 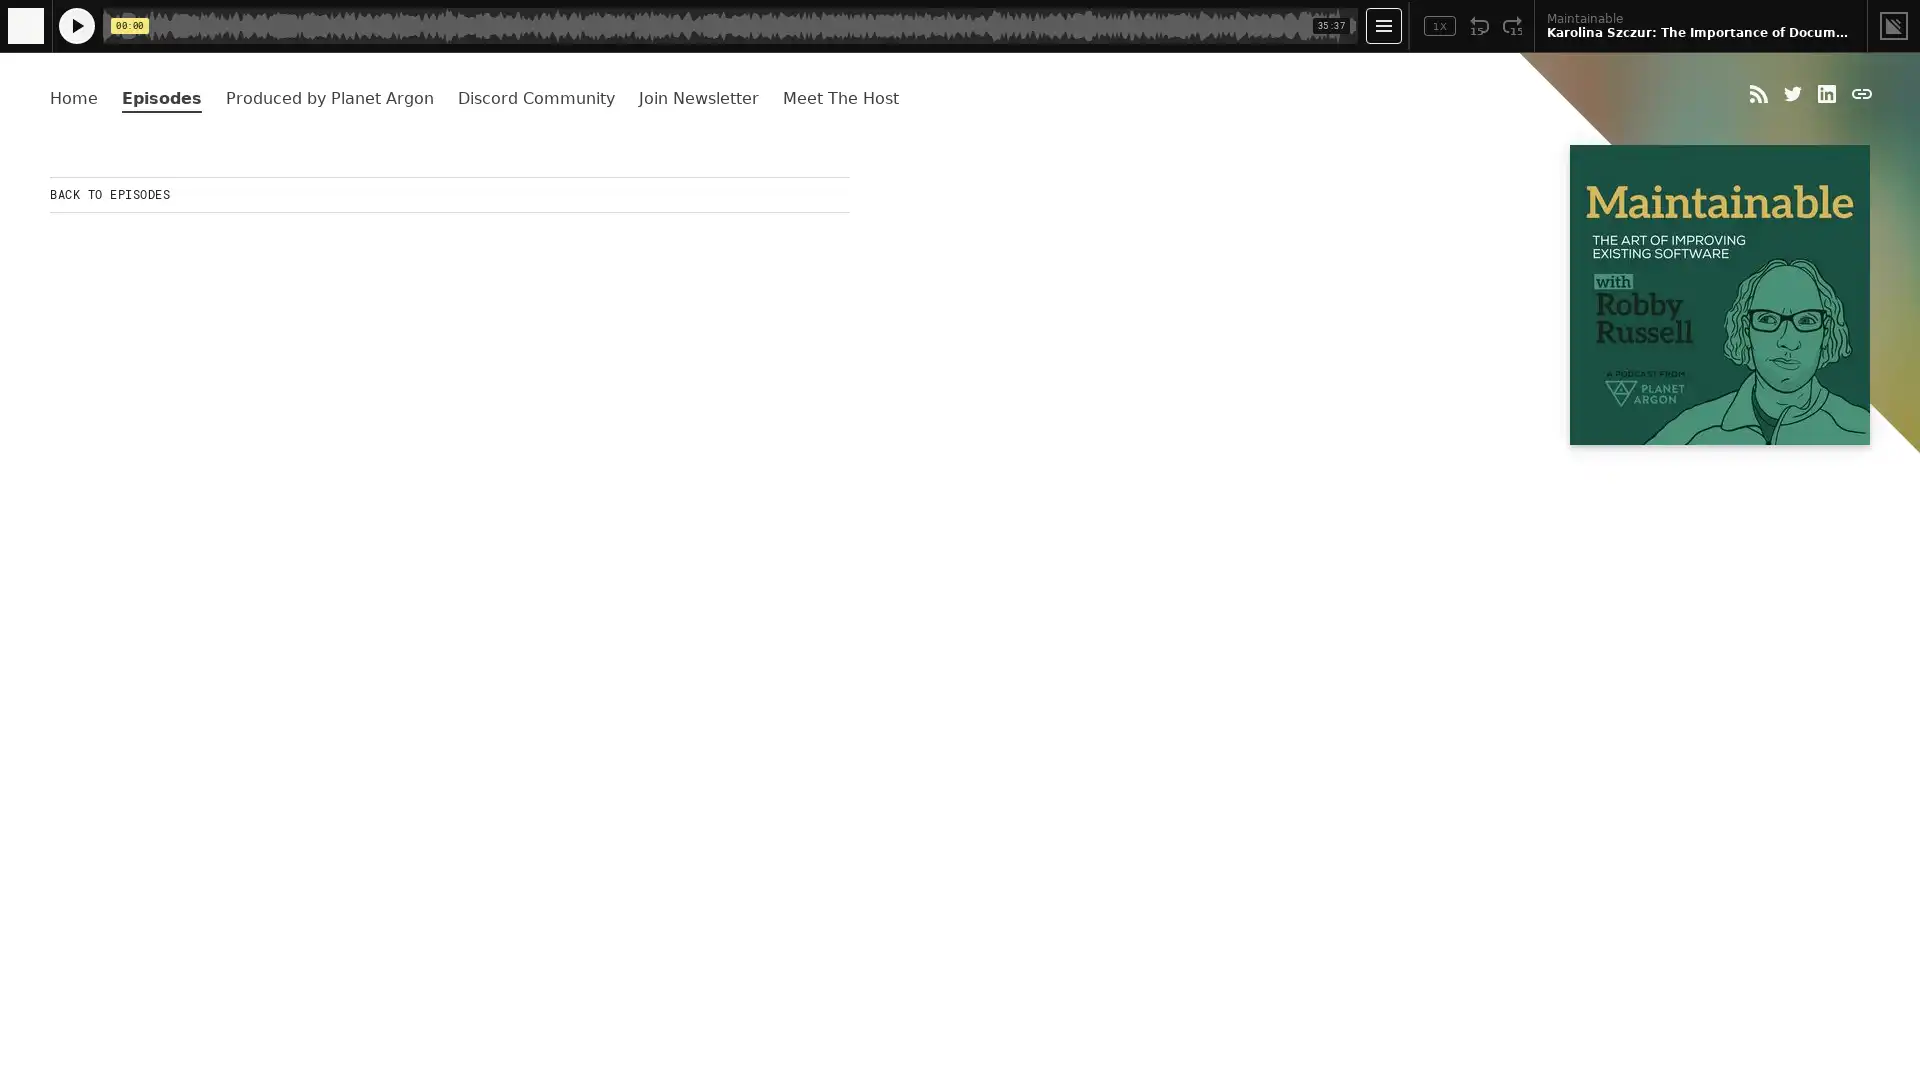 What do you see at coordinates (1440, 26) in the screenshot?
I see `Toggle Speed: Current Speed 1x` at bounding box center [1440, 26].